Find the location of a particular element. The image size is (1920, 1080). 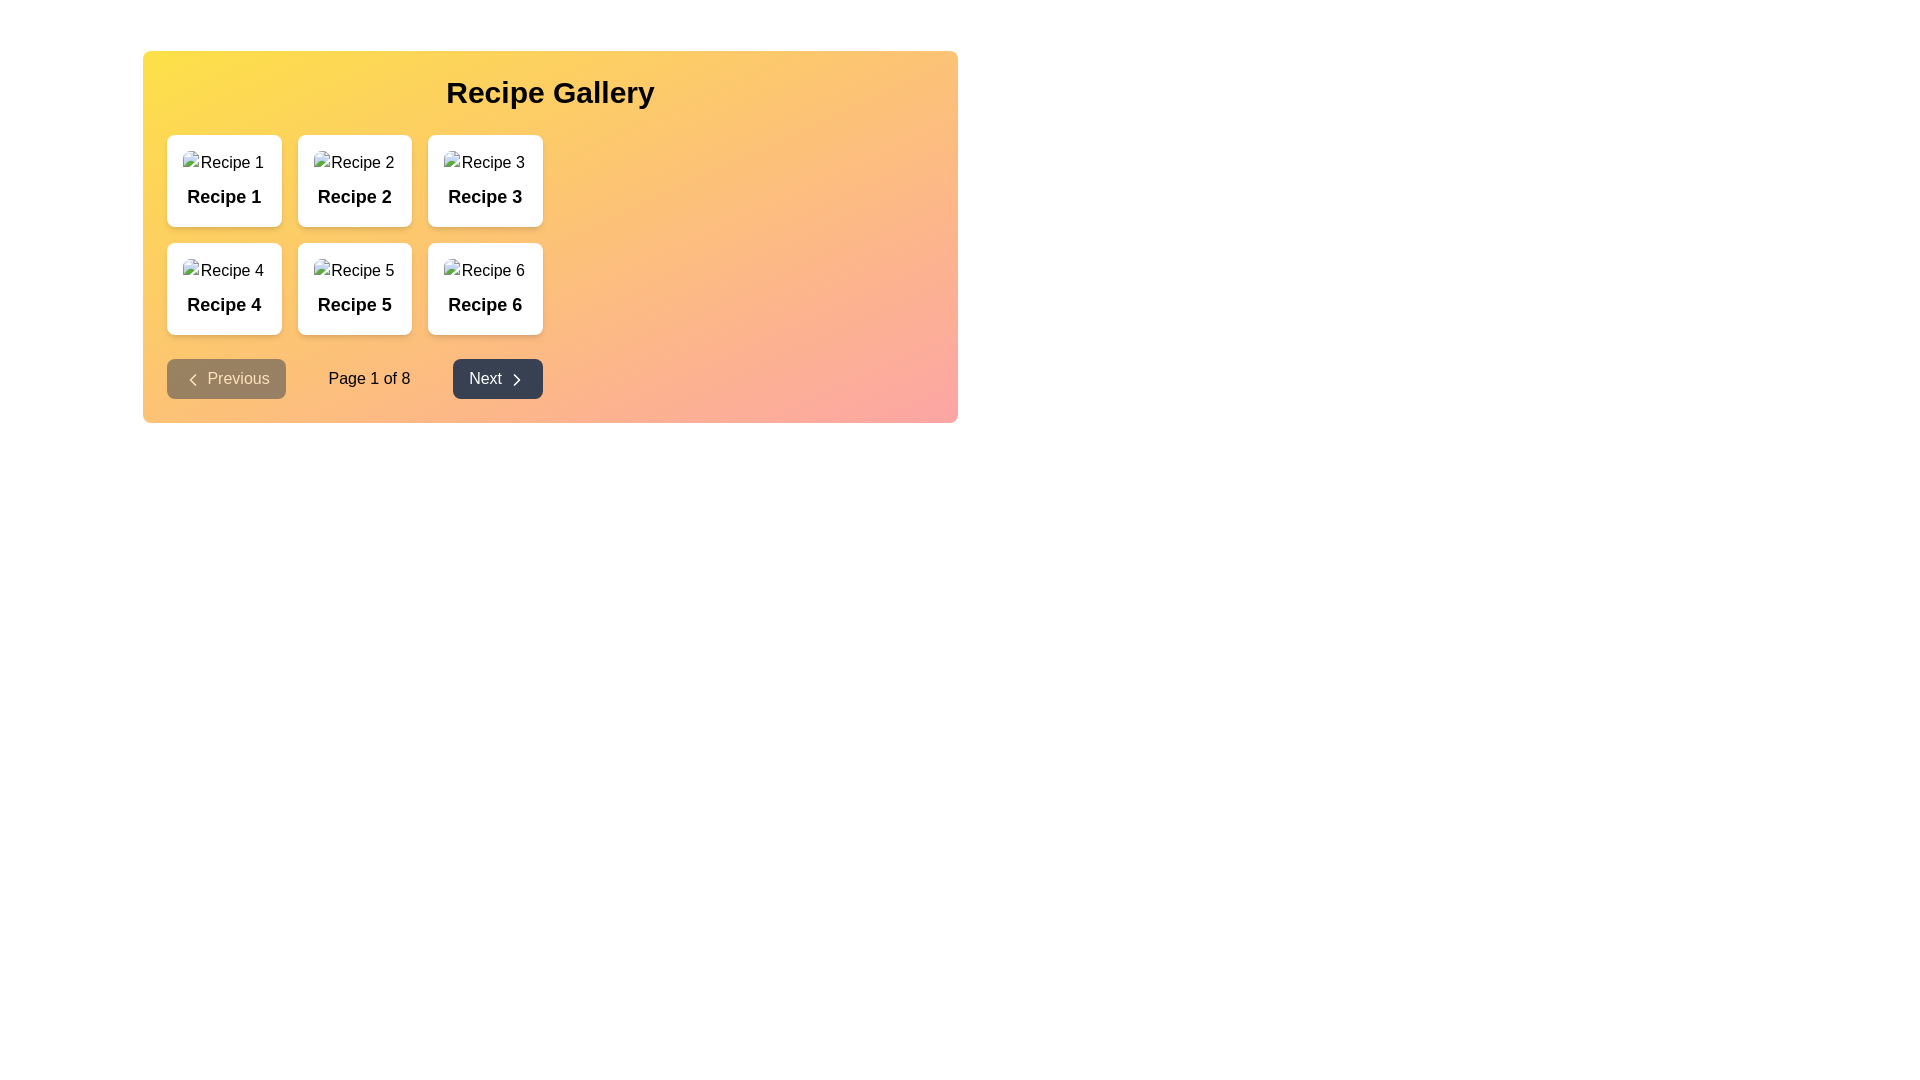

the recipe card displaying 'Recipe 5' in the grid layout is located at coordinates (354, 265).